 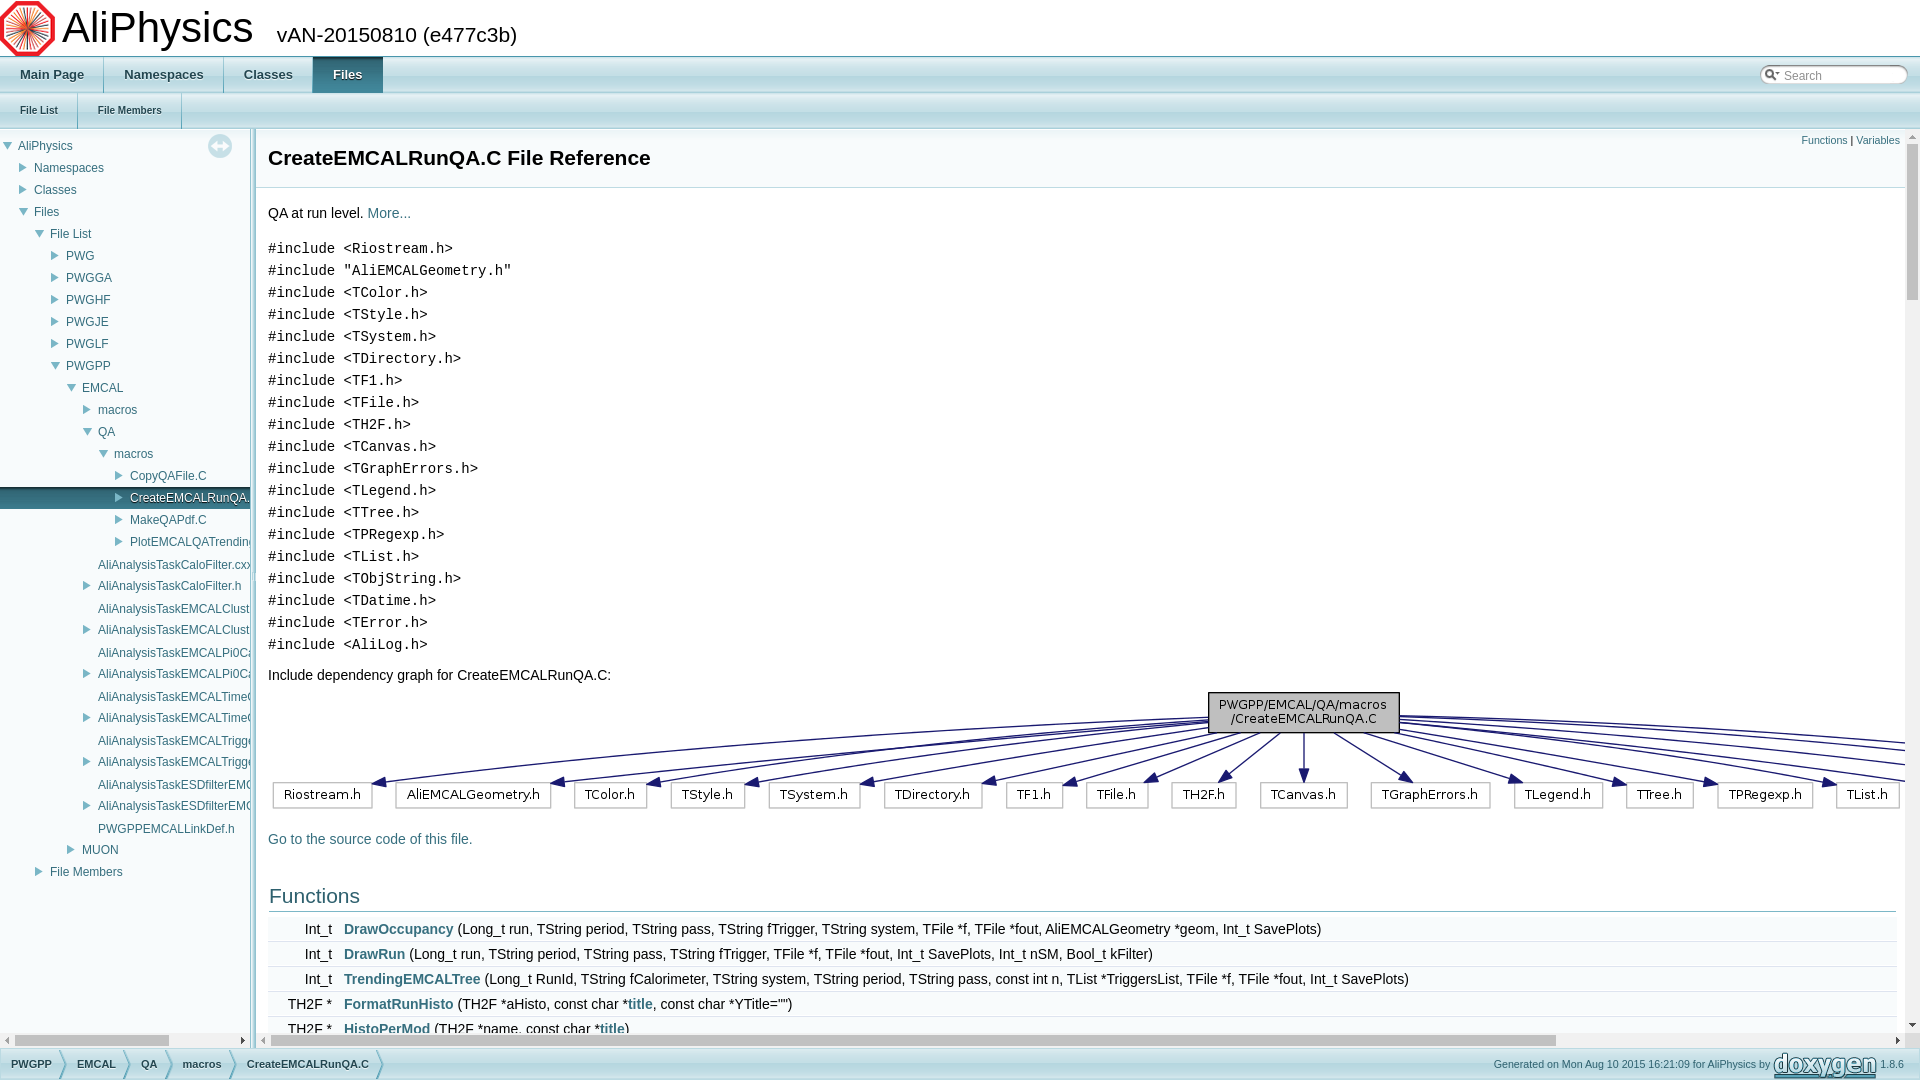 What do you see at coordinates (116, 408) in the screenshot?
I see `'macros'` at bounding box center [116, 408].